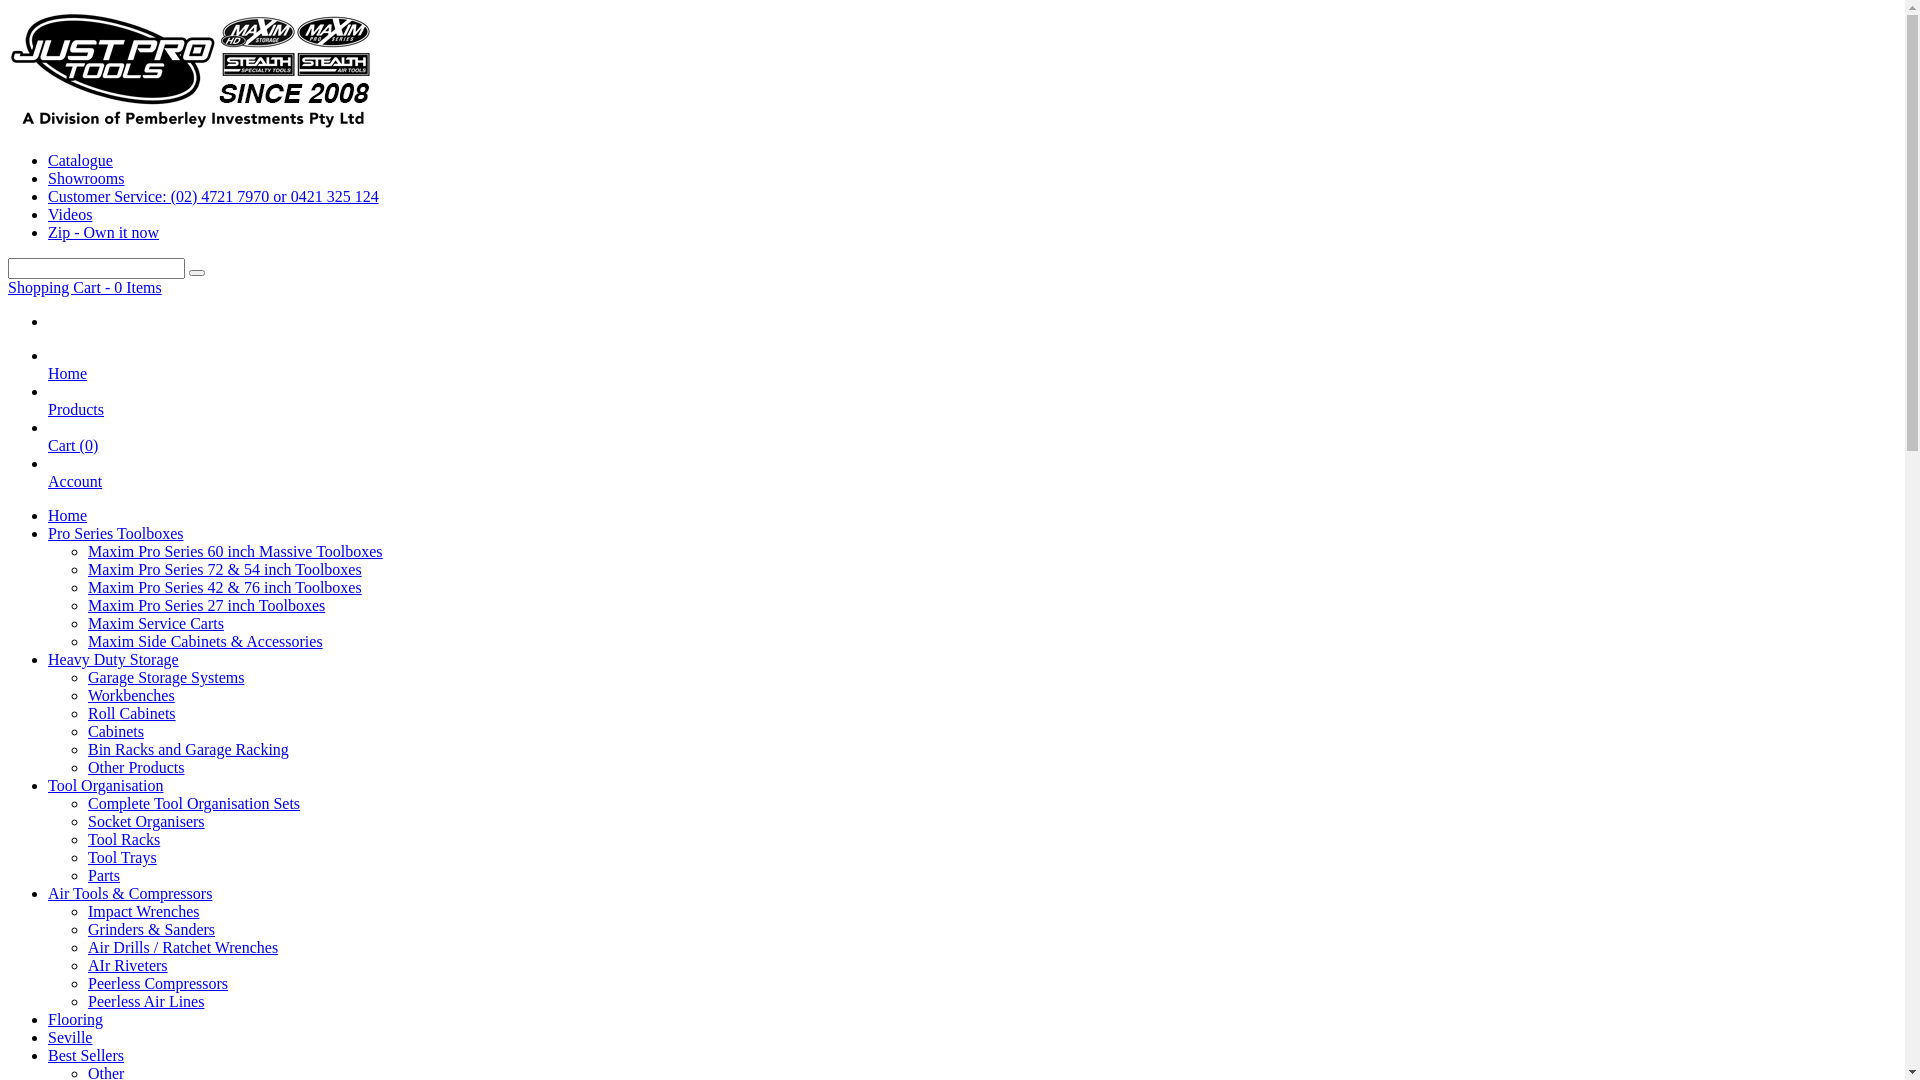 The width and height of the screenshot is (1920, 1080). What do you see at coordinates (75, 1019) in the screenshot?
I see `'Flooring'` at bounding box center [75, 1019].